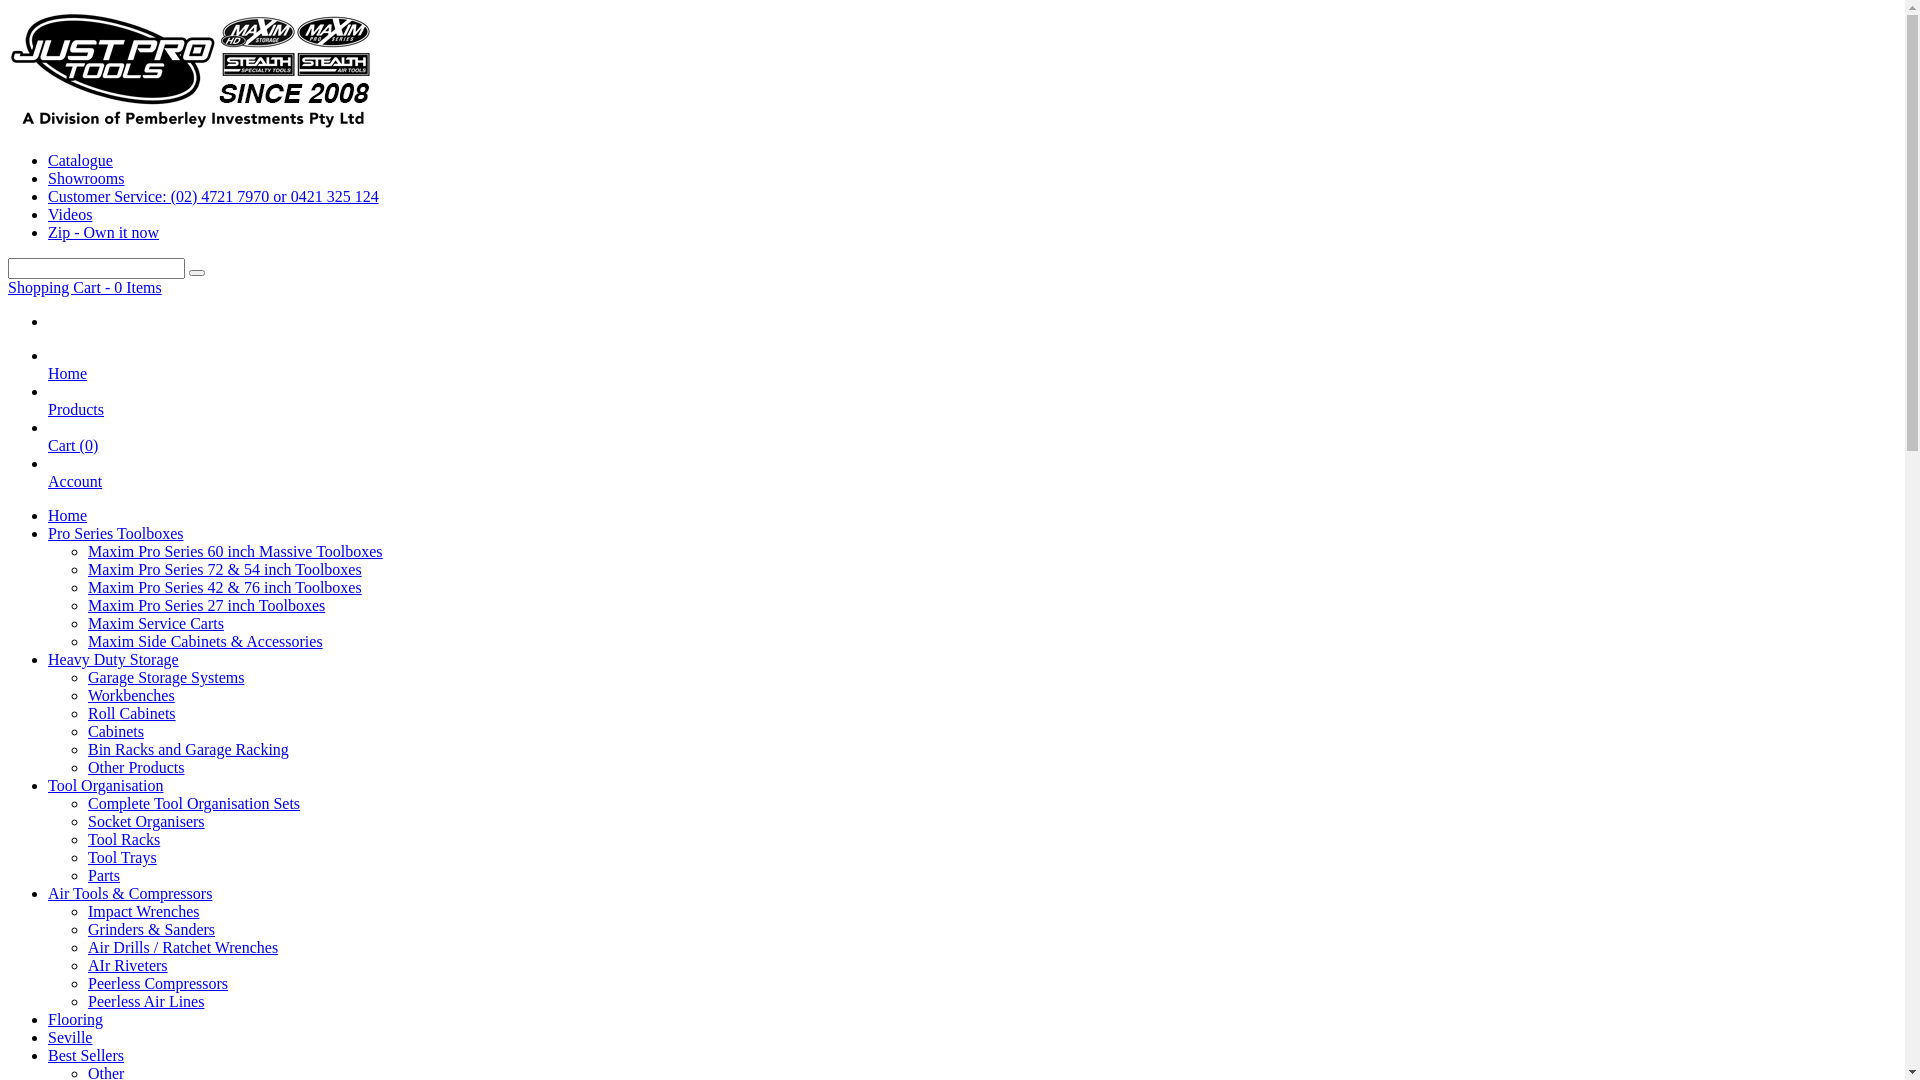 The width and height of the screenshot is (1920, 1080). What do you see at coordinates (75, 1019) in the screenshot?
I see `'Flooring'` at bounding box center [75, 1019].